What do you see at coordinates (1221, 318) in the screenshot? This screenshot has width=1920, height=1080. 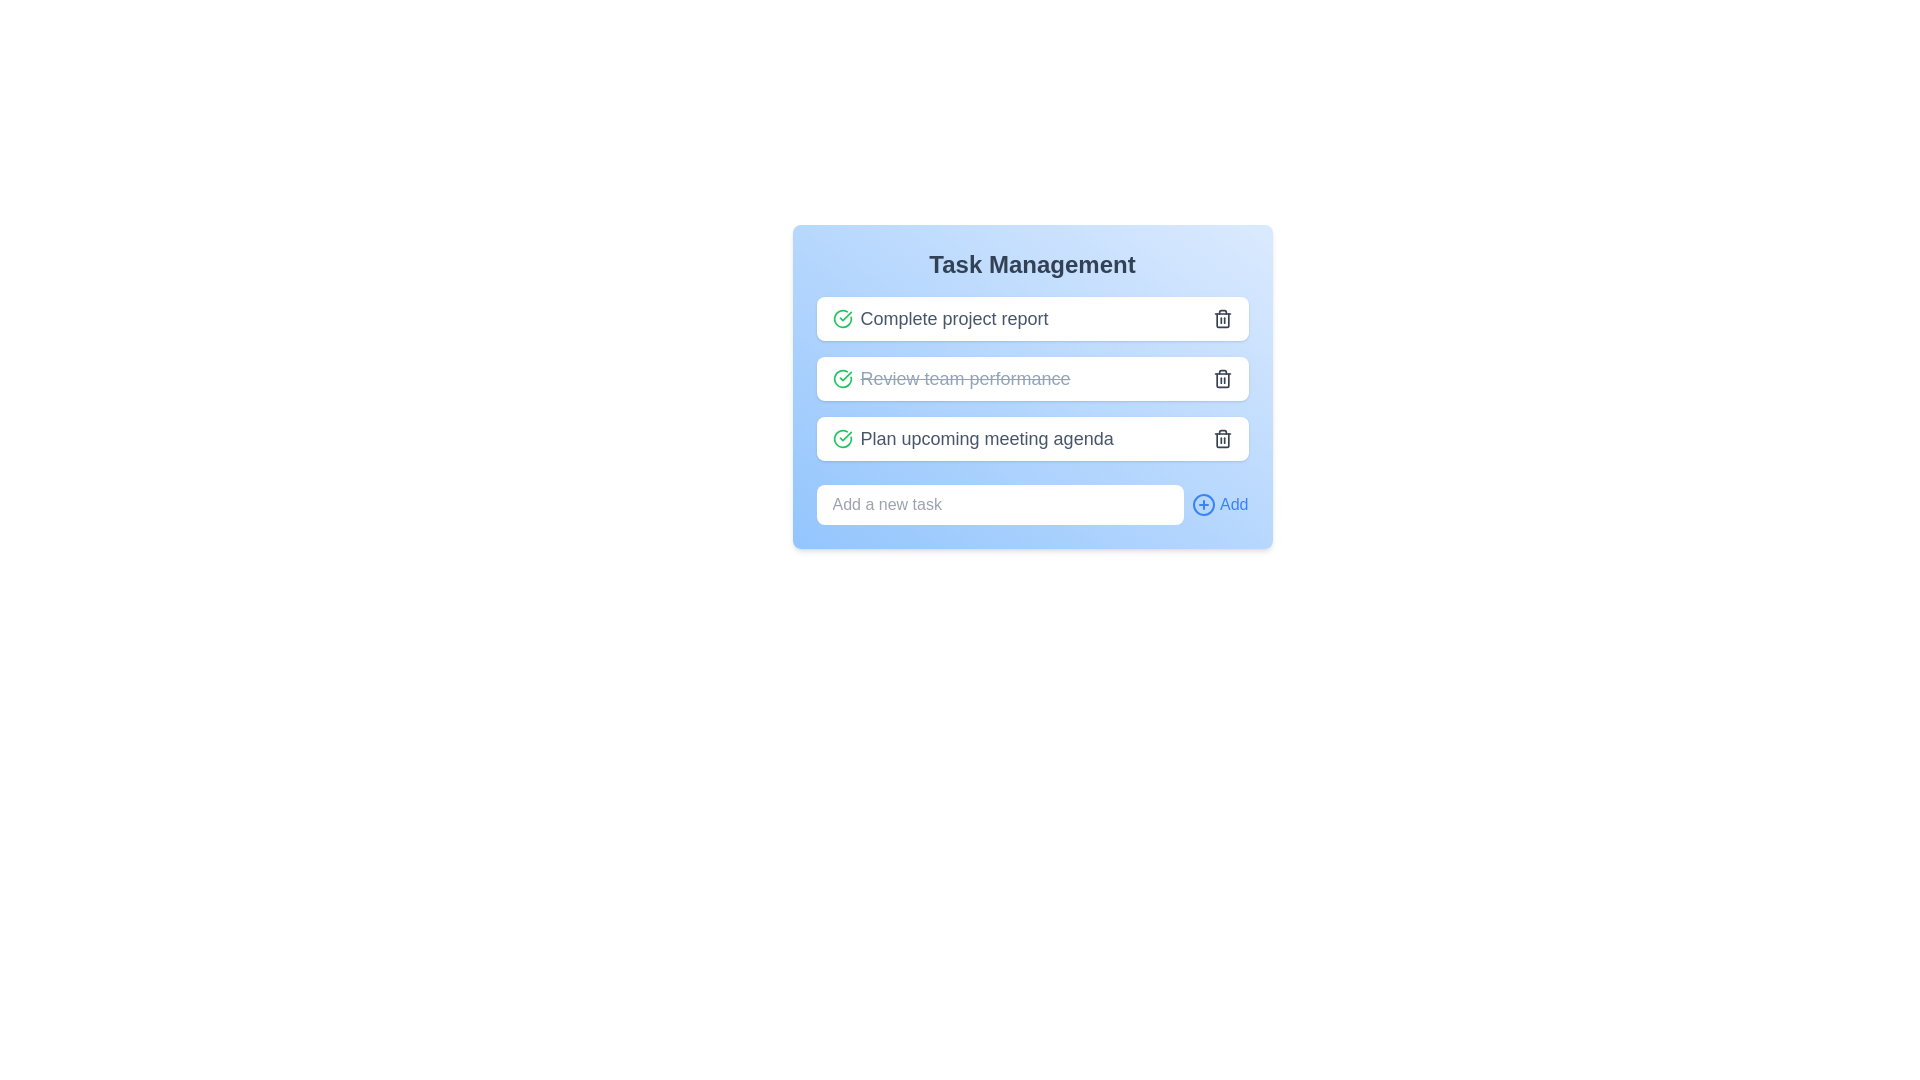 I see `the Trash Can icon located at the far right end of the first task row labeled 'Complete project report'` at bounding box center [1221, 318].